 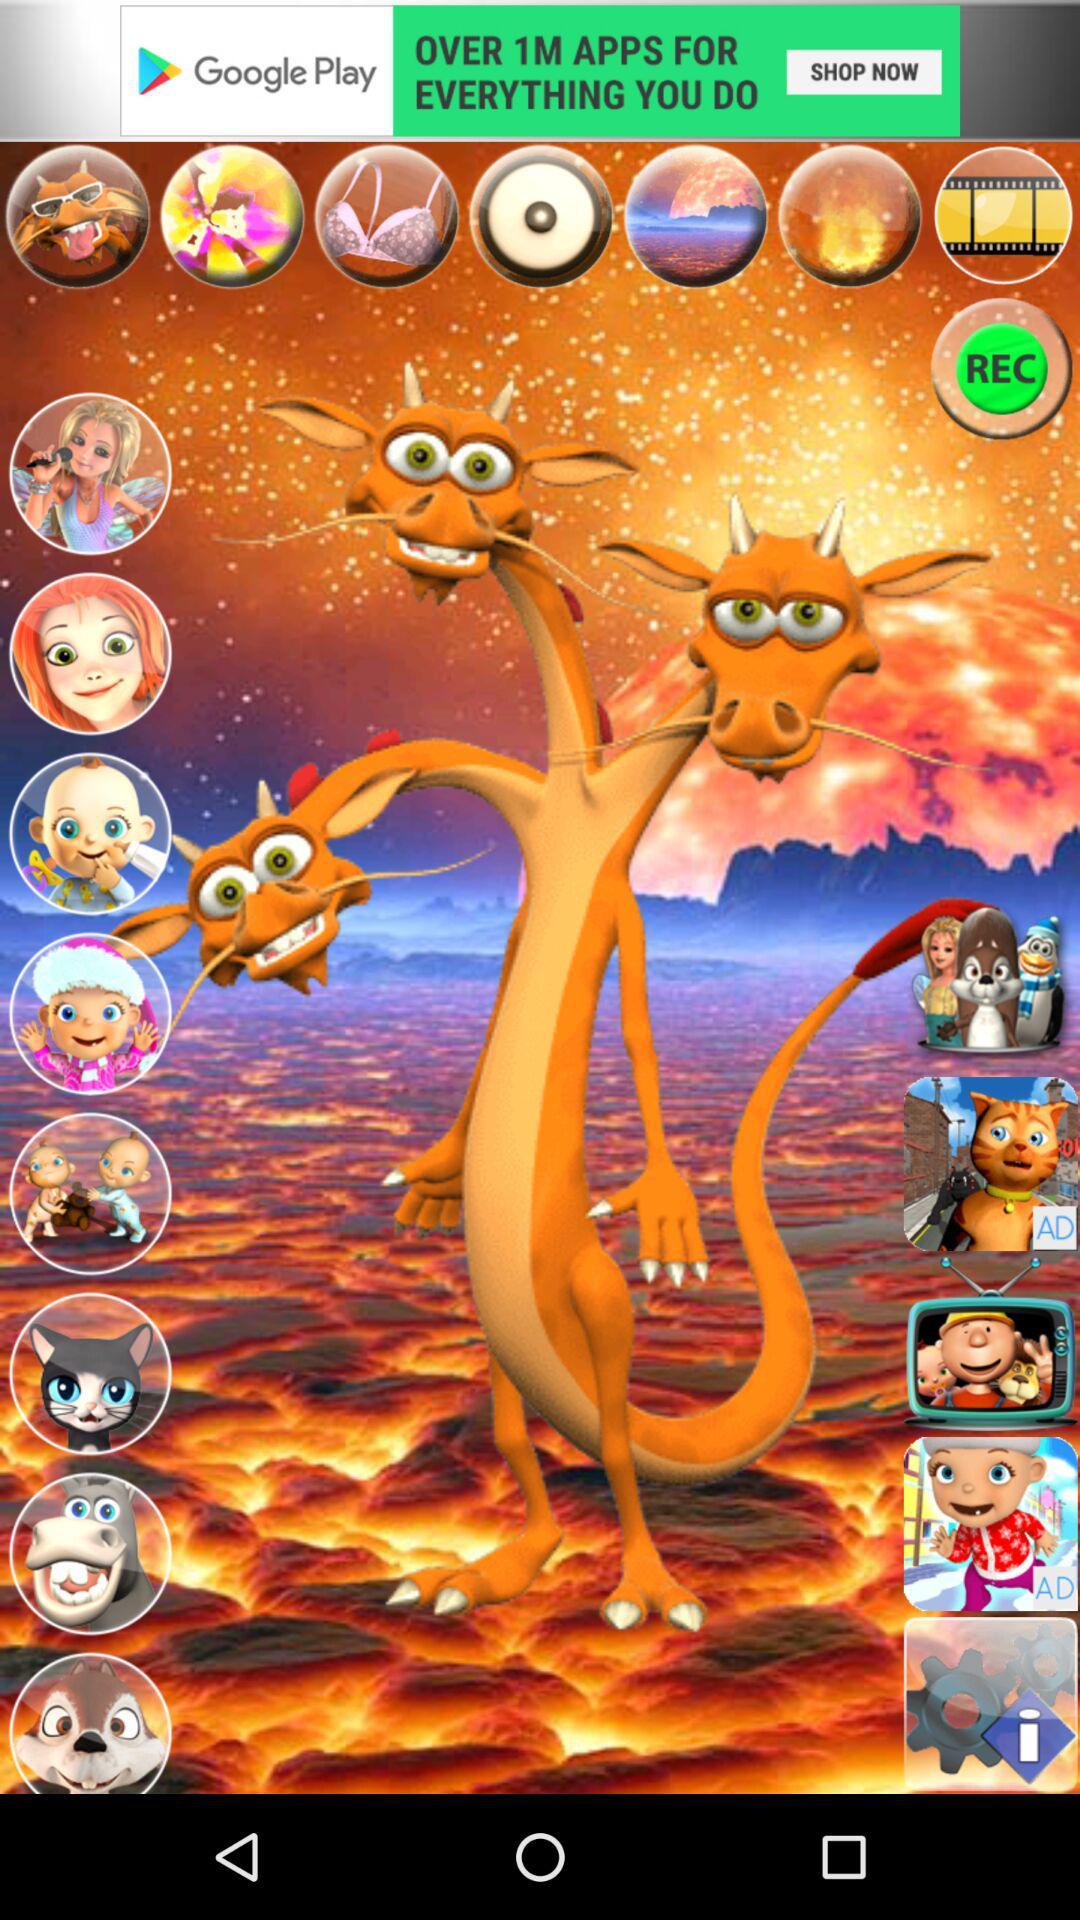 What do you see at coordinates (88, 1084) in the screenshot?
I see `the avatar icon` at bounding box center [88, 1084].